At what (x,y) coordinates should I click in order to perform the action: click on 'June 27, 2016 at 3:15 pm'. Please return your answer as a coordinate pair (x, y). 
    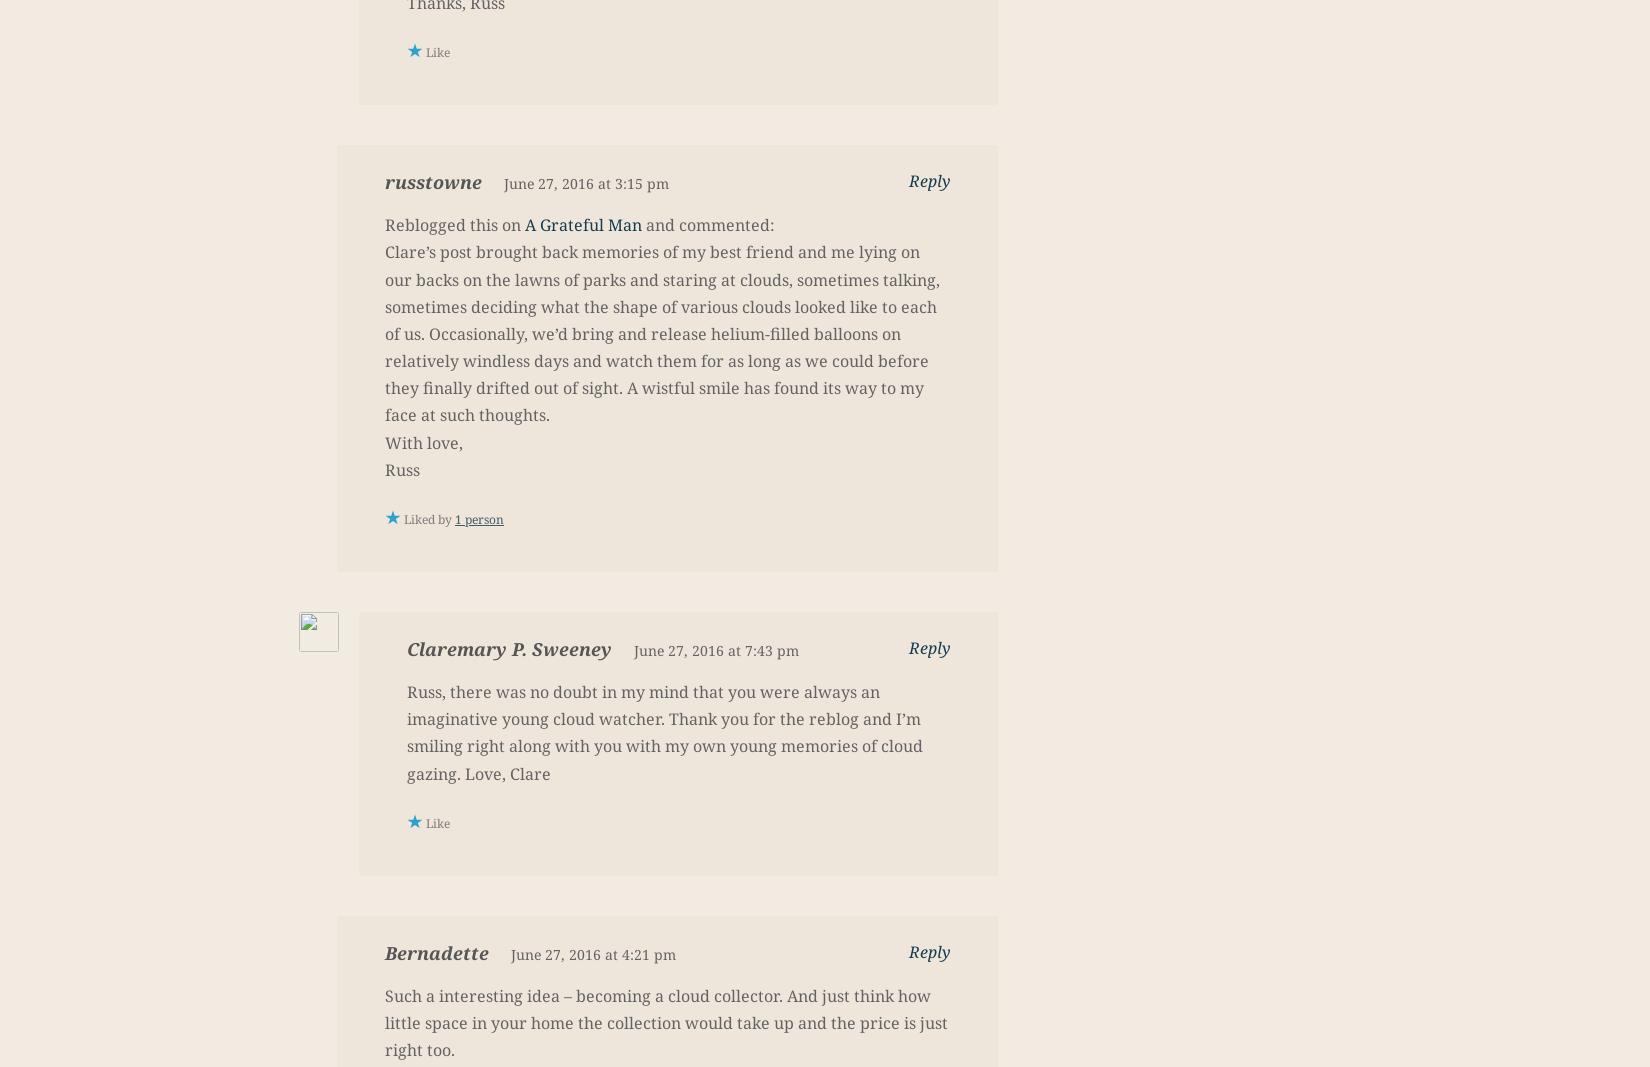
    Looking at the image, I should click on (503, 183).